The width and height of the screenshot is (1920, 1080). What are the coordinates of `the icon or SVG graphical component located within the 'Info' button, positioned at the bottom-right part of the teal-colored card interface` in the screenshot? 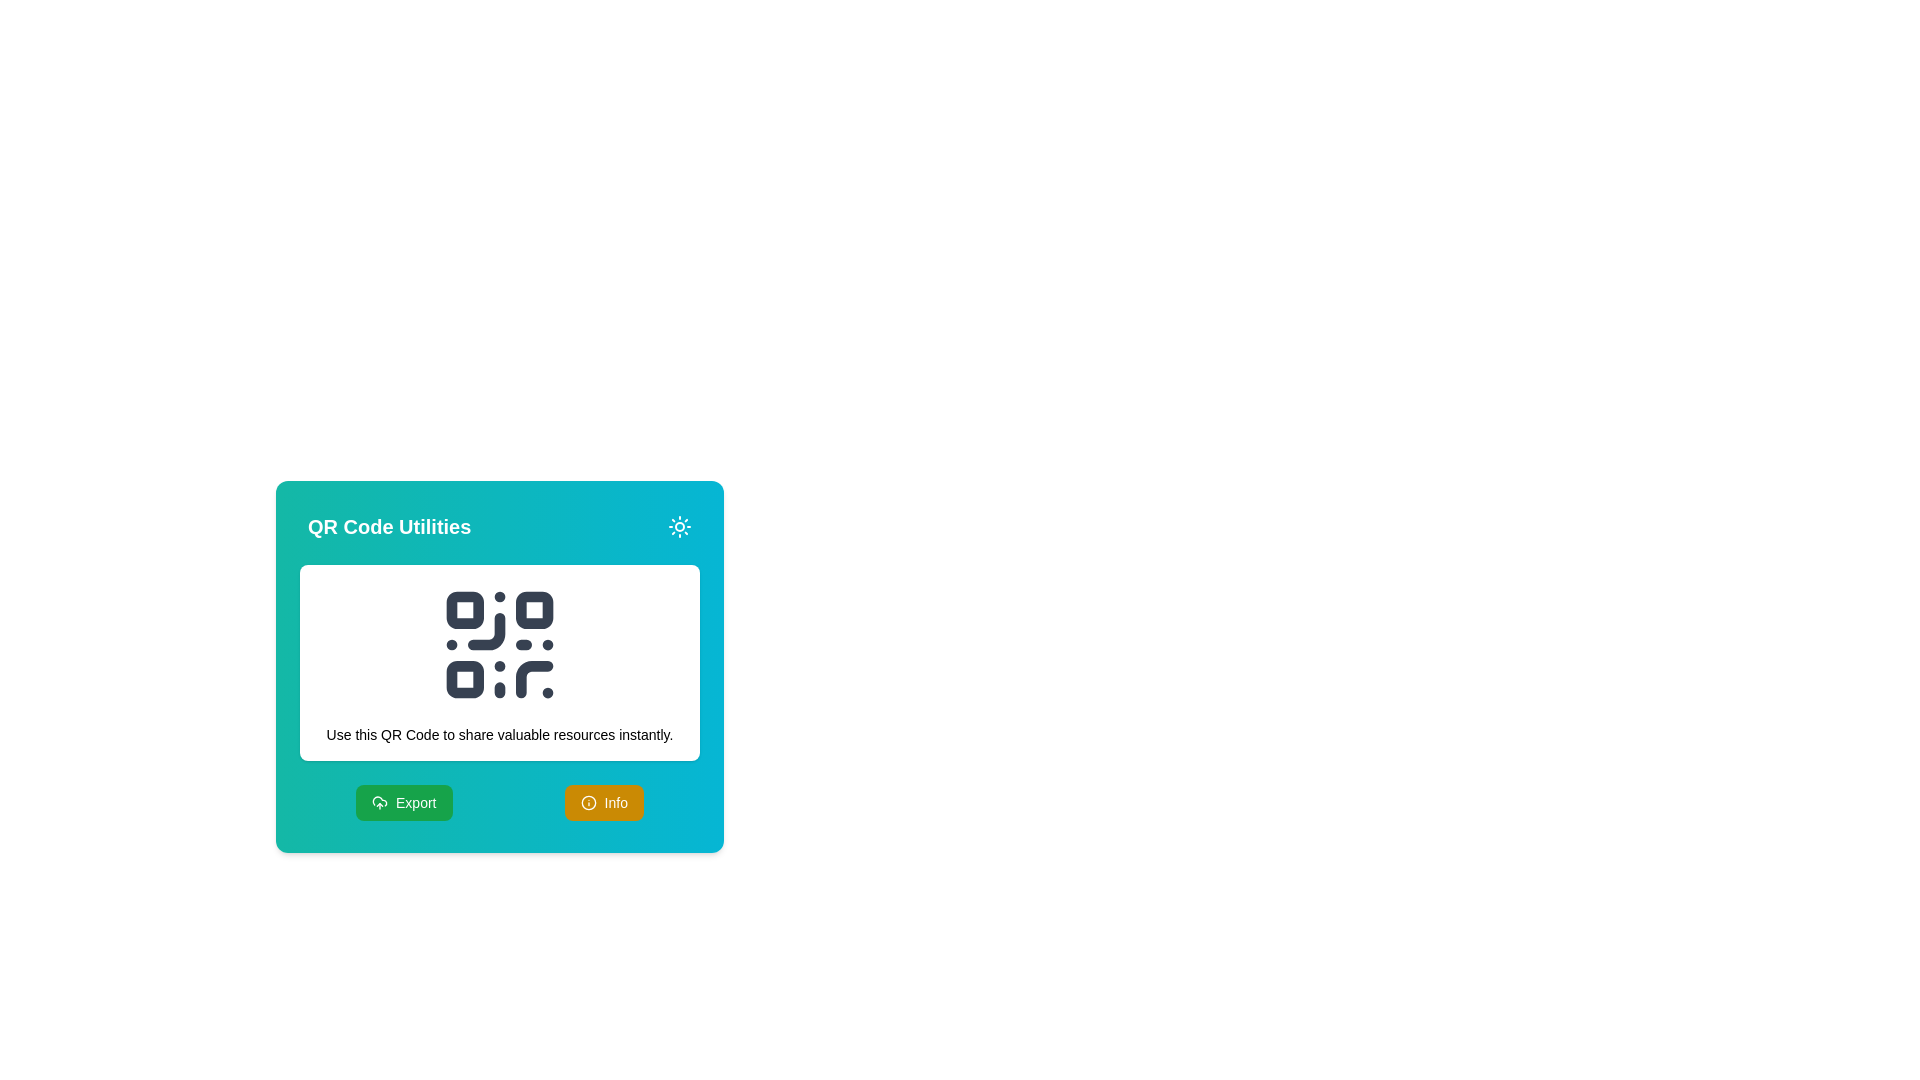 It's located at (587, 801).